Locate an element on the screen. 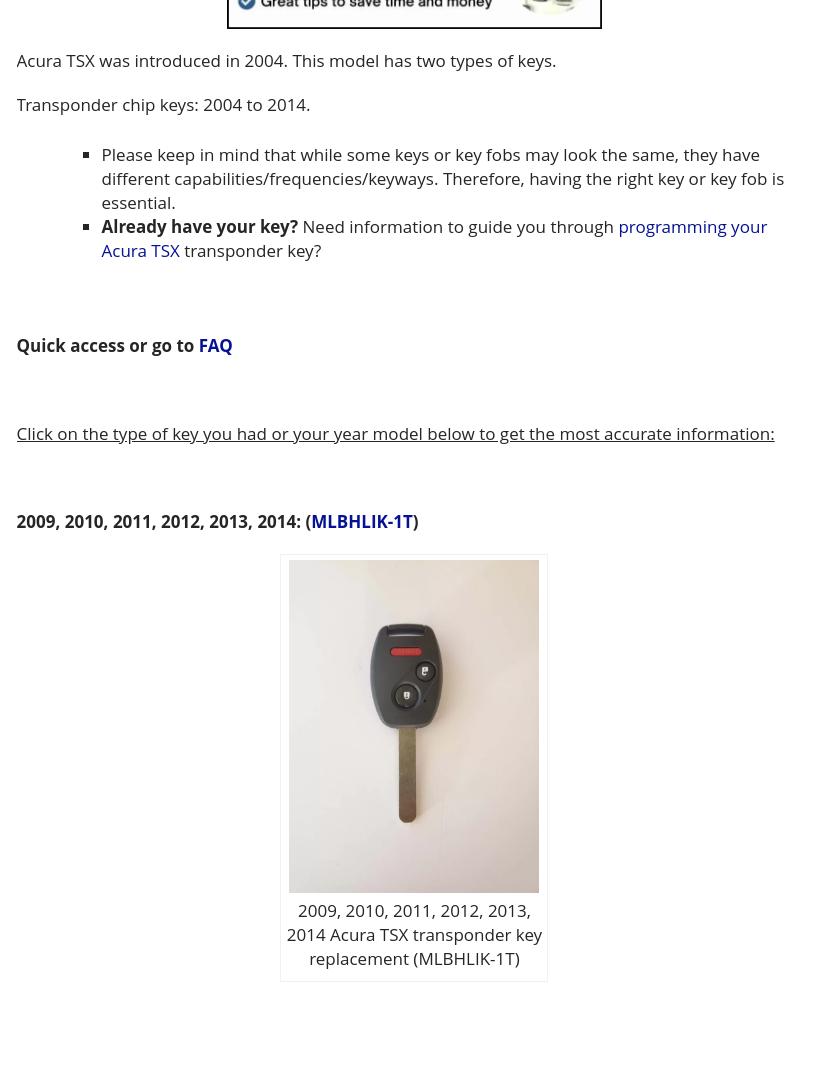 The width and height of the screenshot is (829, 1071). 'transponder key?' is located at coordinates (178, 249).